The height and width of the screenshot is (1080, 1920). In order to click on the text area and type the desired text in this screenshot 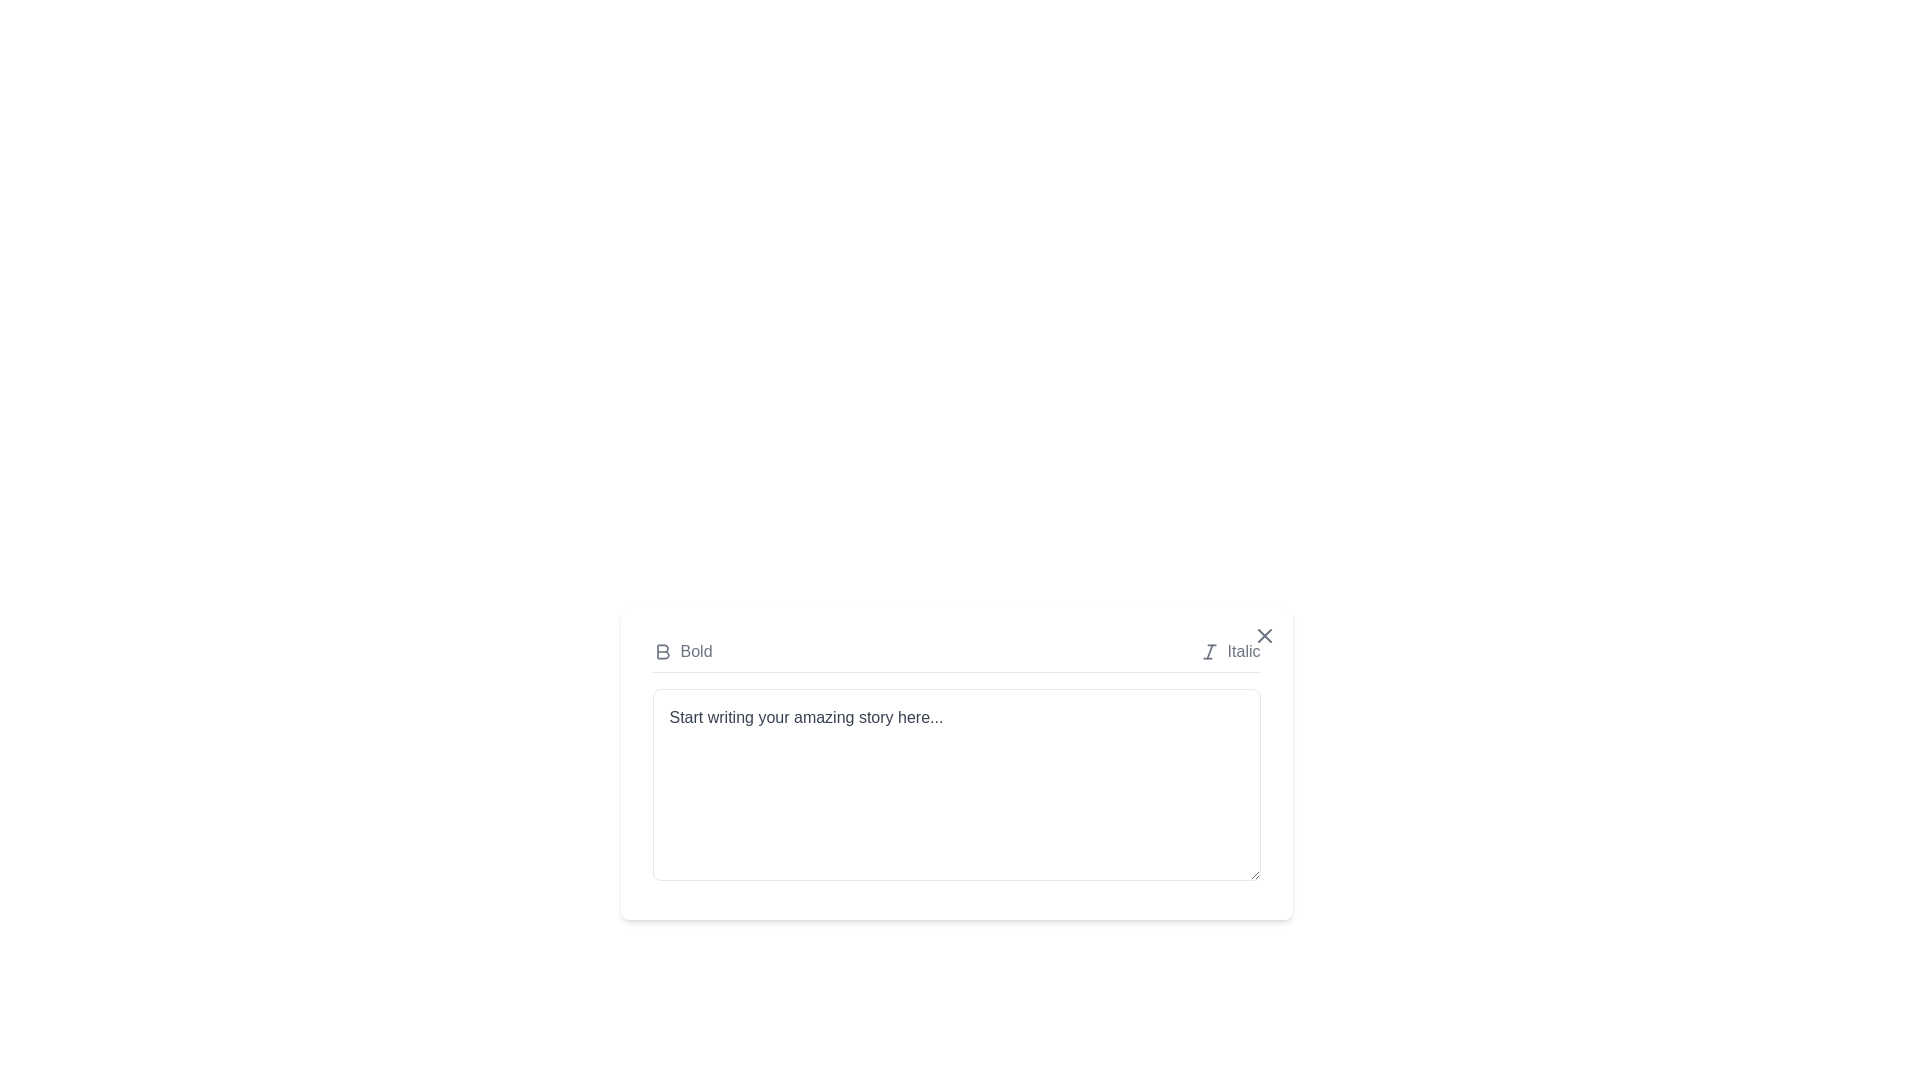, I will do `click(955, 784)`.